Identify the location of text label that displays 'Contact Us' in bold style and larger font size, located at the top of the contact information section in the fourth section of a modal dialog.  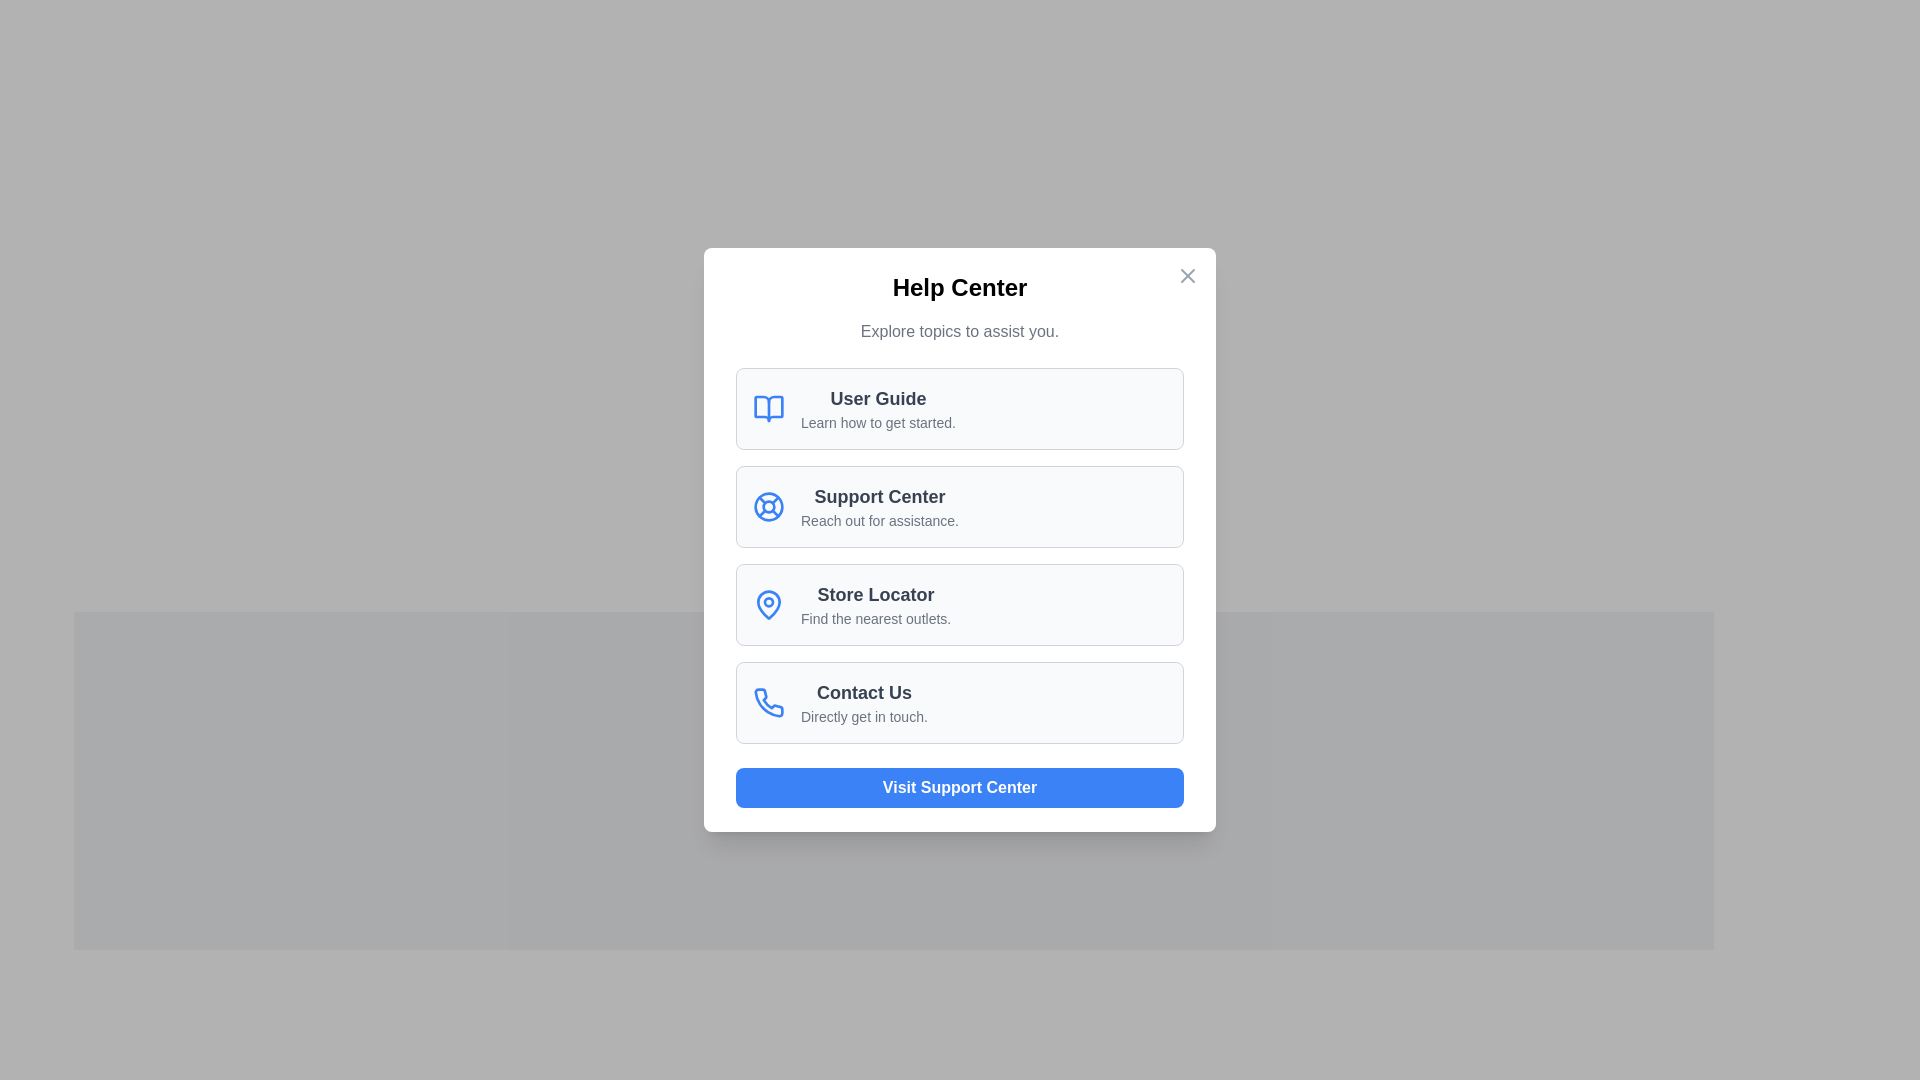
(864, 692).